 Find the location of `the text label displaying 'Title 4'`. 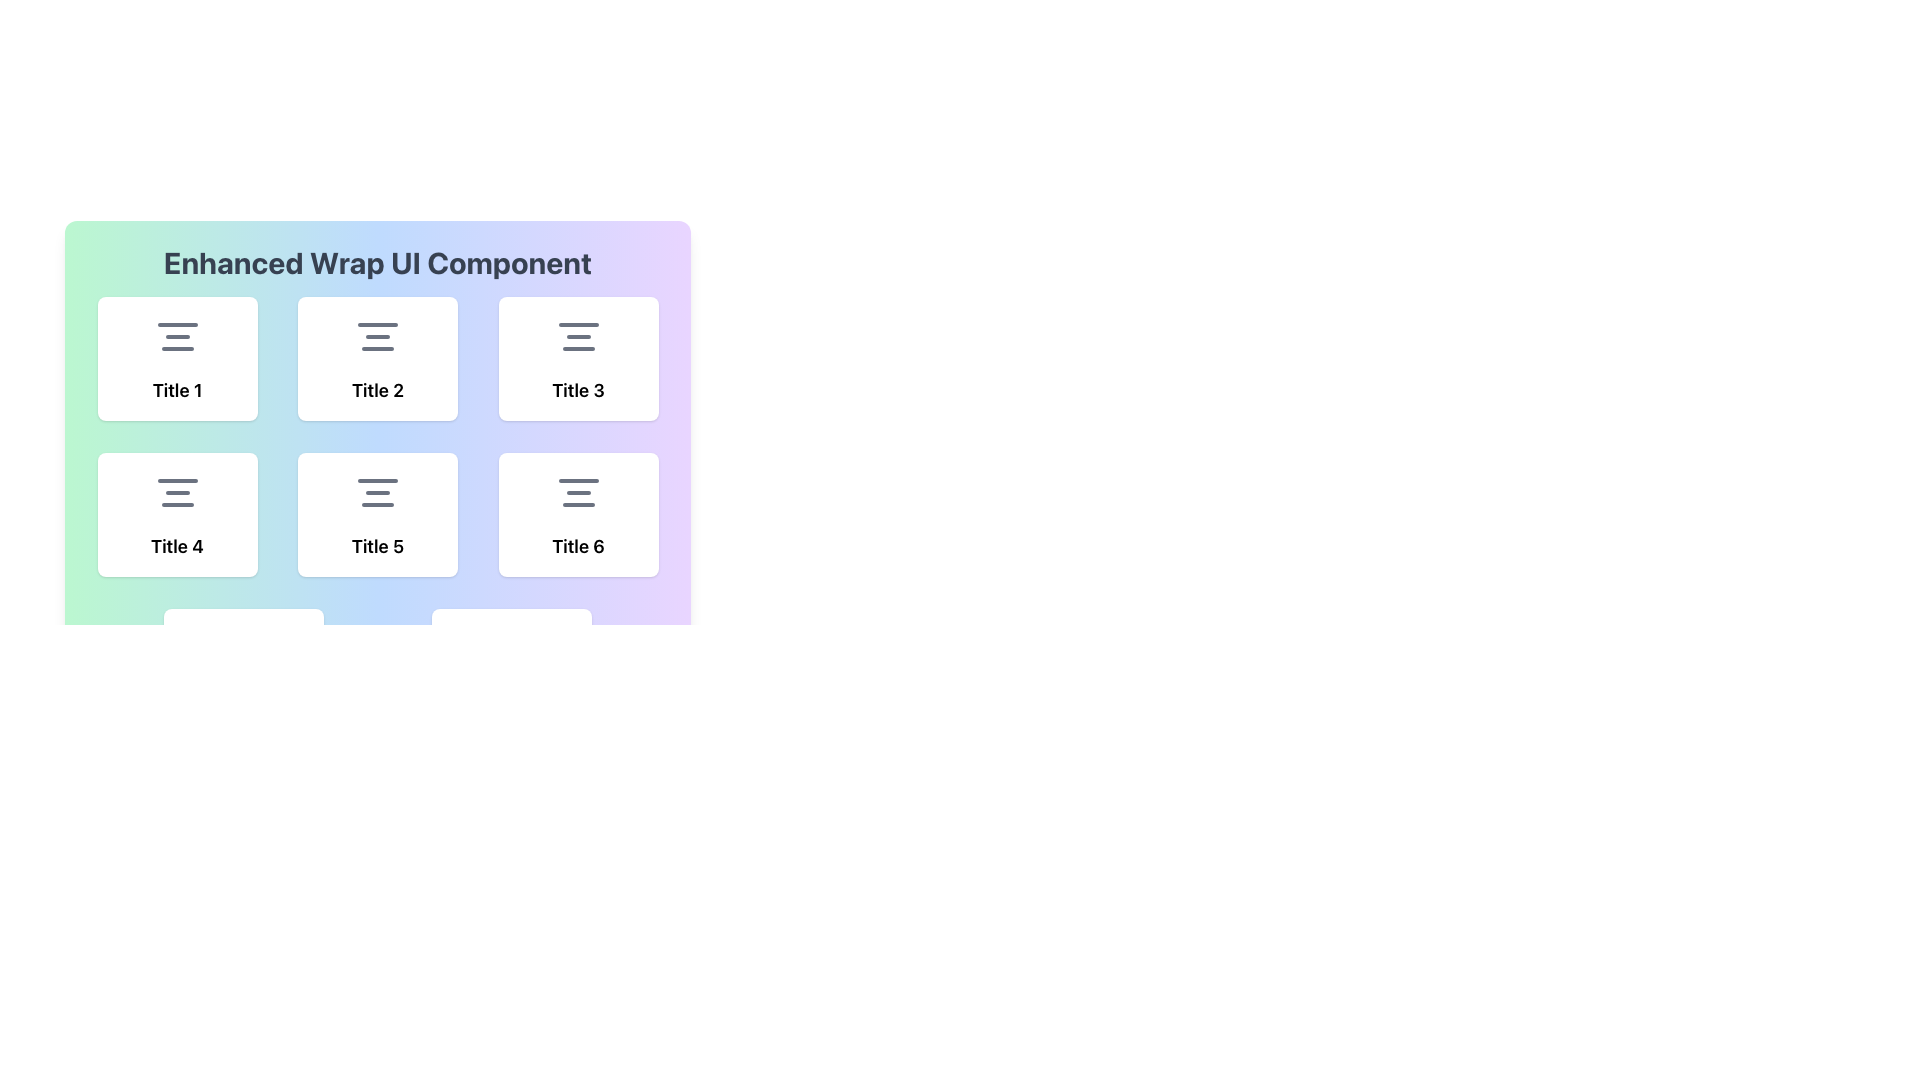

the text label displaying 'Title 4' is located at coordinates (177, 547).